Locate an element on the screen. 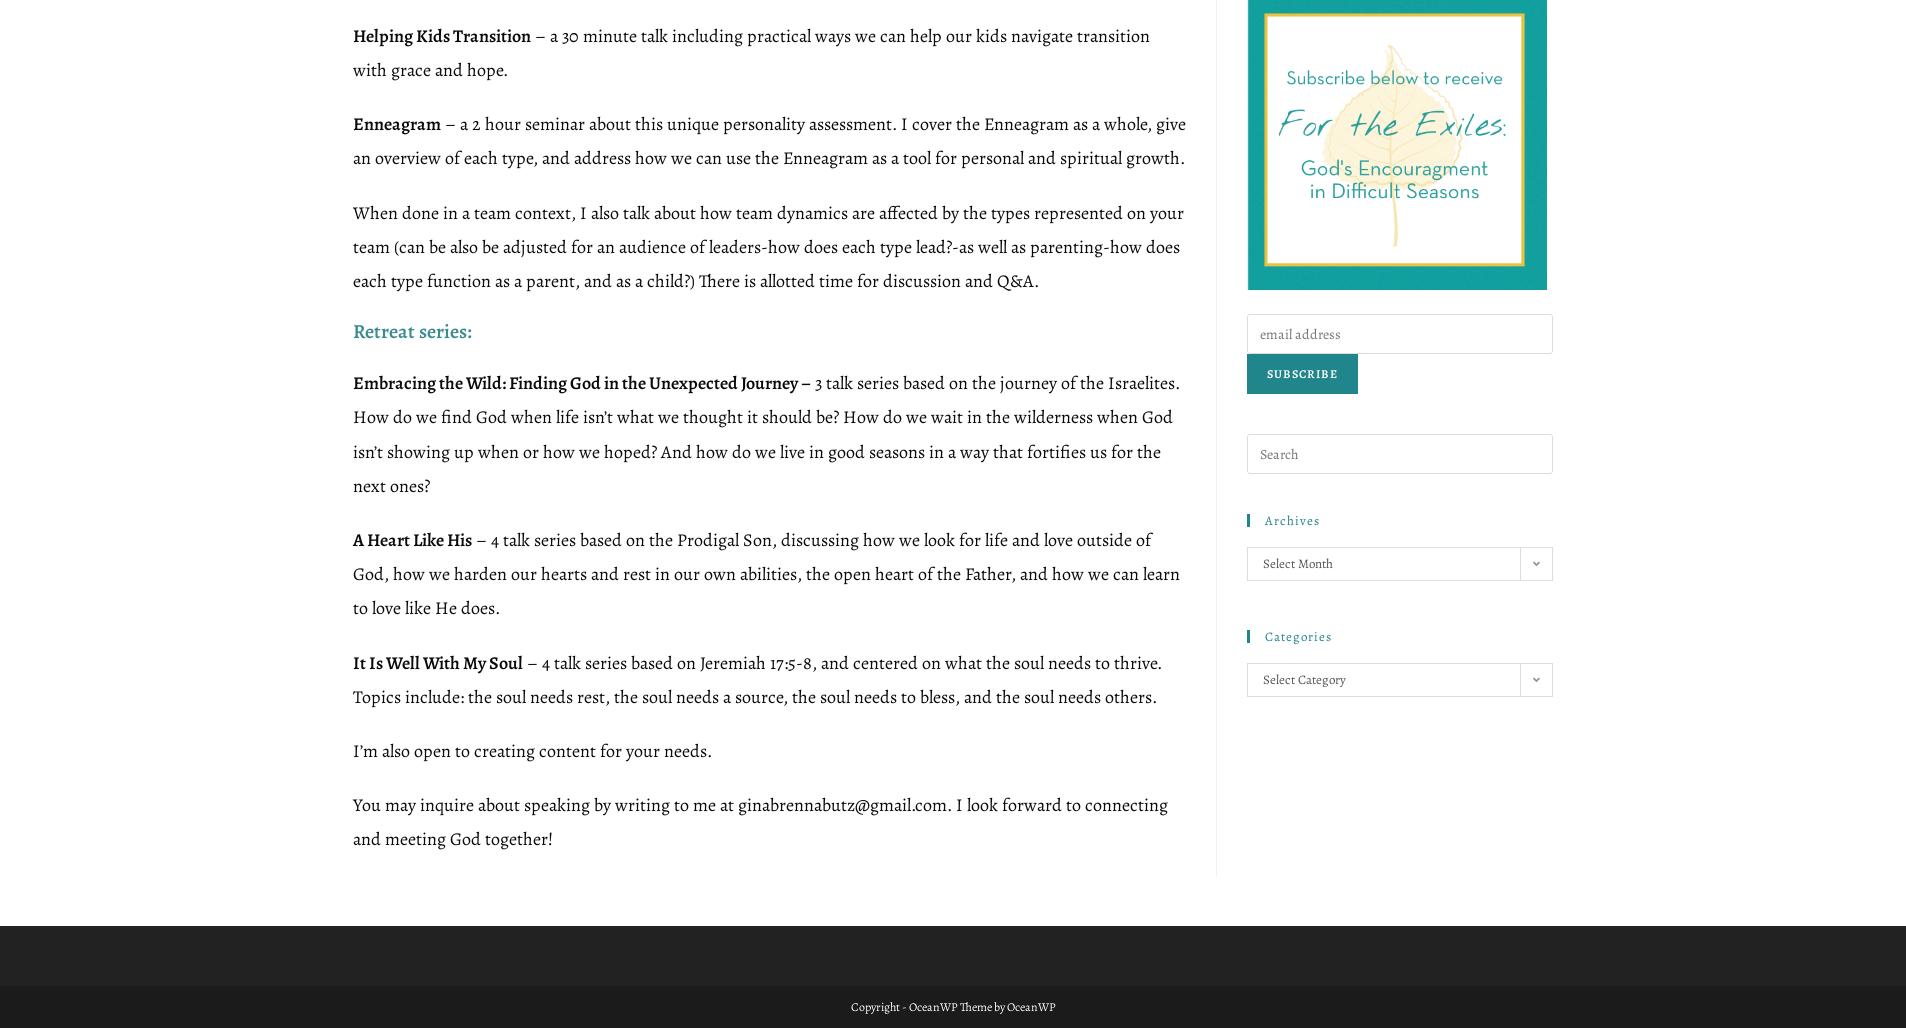 The height and width of the screenshot is (1028, 1906). 'When done in a team context, I also talk about how team dynamics are affected by the types represented on your team (can be also be adjusted for an audience of leaders-how does each type lead?-as well as parenting-how does each type function as a parent, and as a child?) There is allotted time for discussion and Q&A.' is located at coordinates (768, 245).